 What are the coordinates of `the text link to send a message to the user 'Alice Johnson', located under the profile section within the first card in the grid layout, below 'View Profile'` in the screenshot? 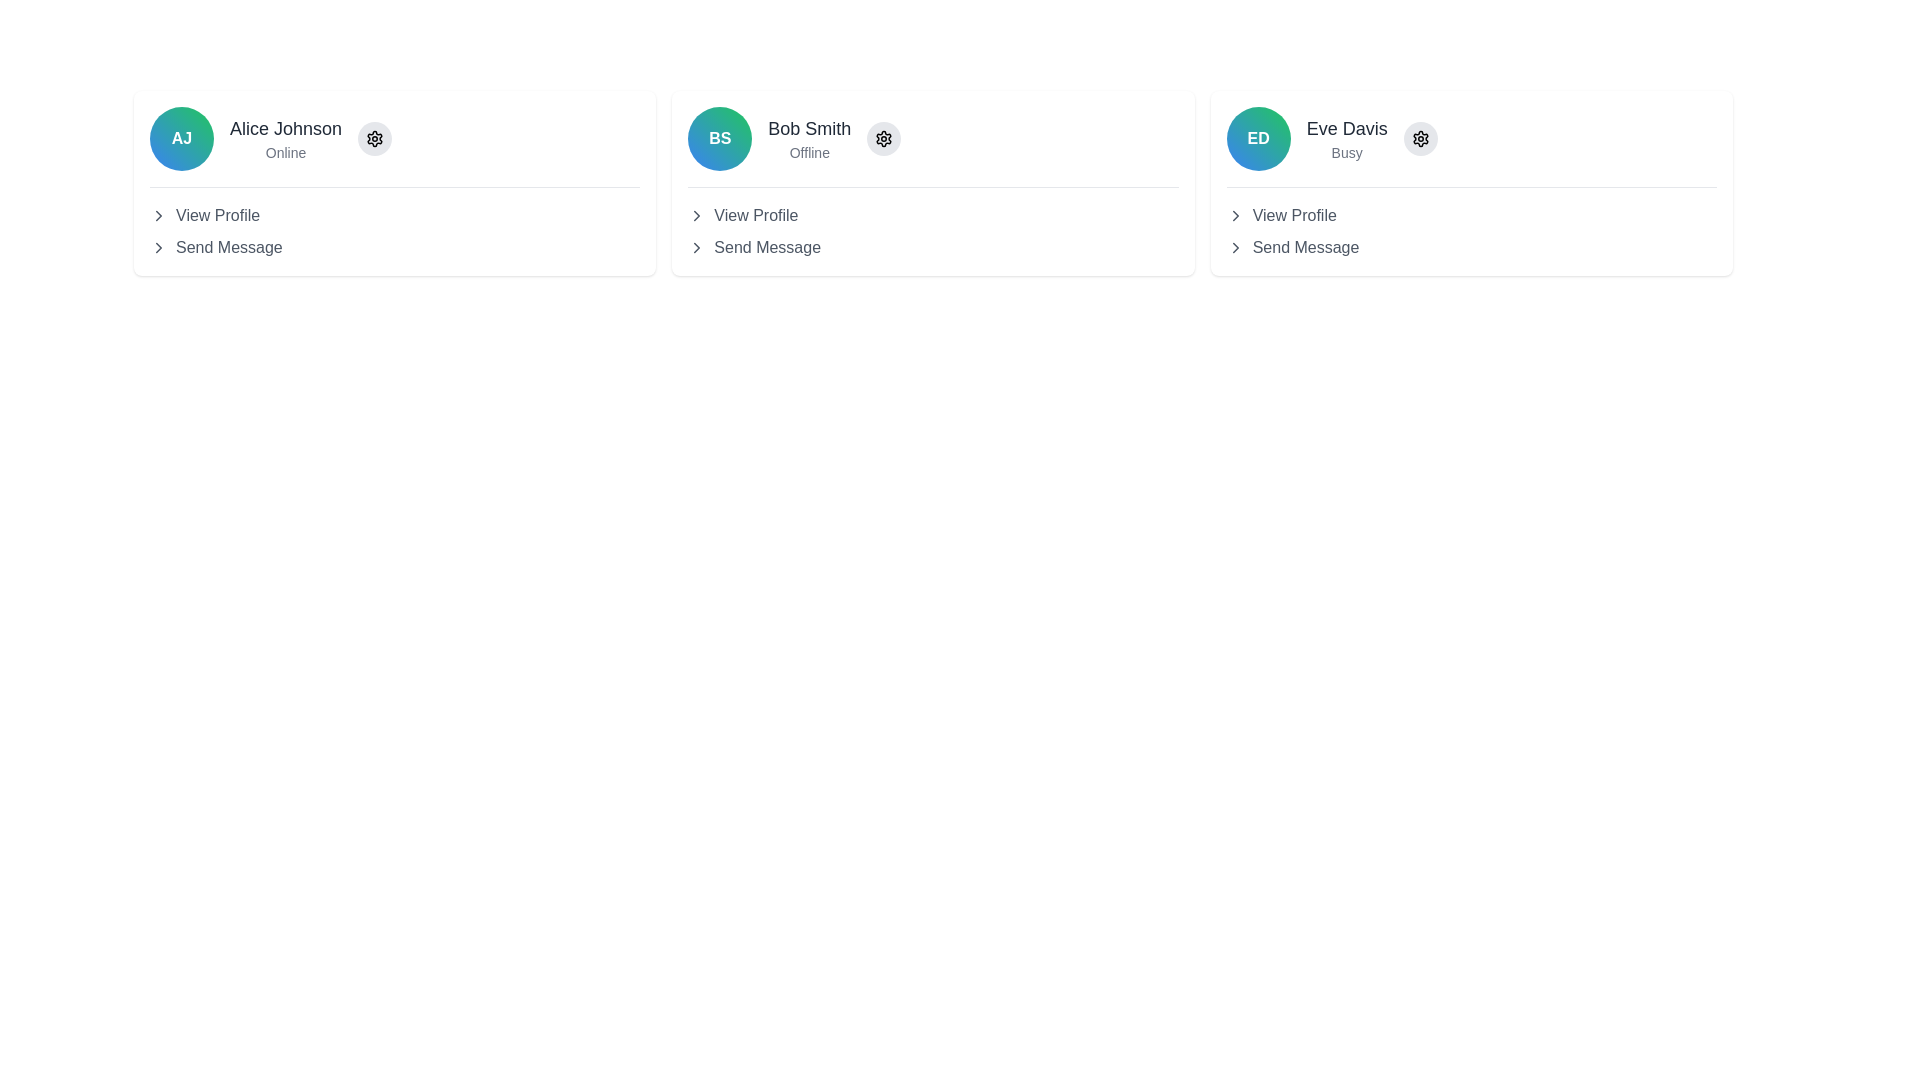 It's located at (229, 246).